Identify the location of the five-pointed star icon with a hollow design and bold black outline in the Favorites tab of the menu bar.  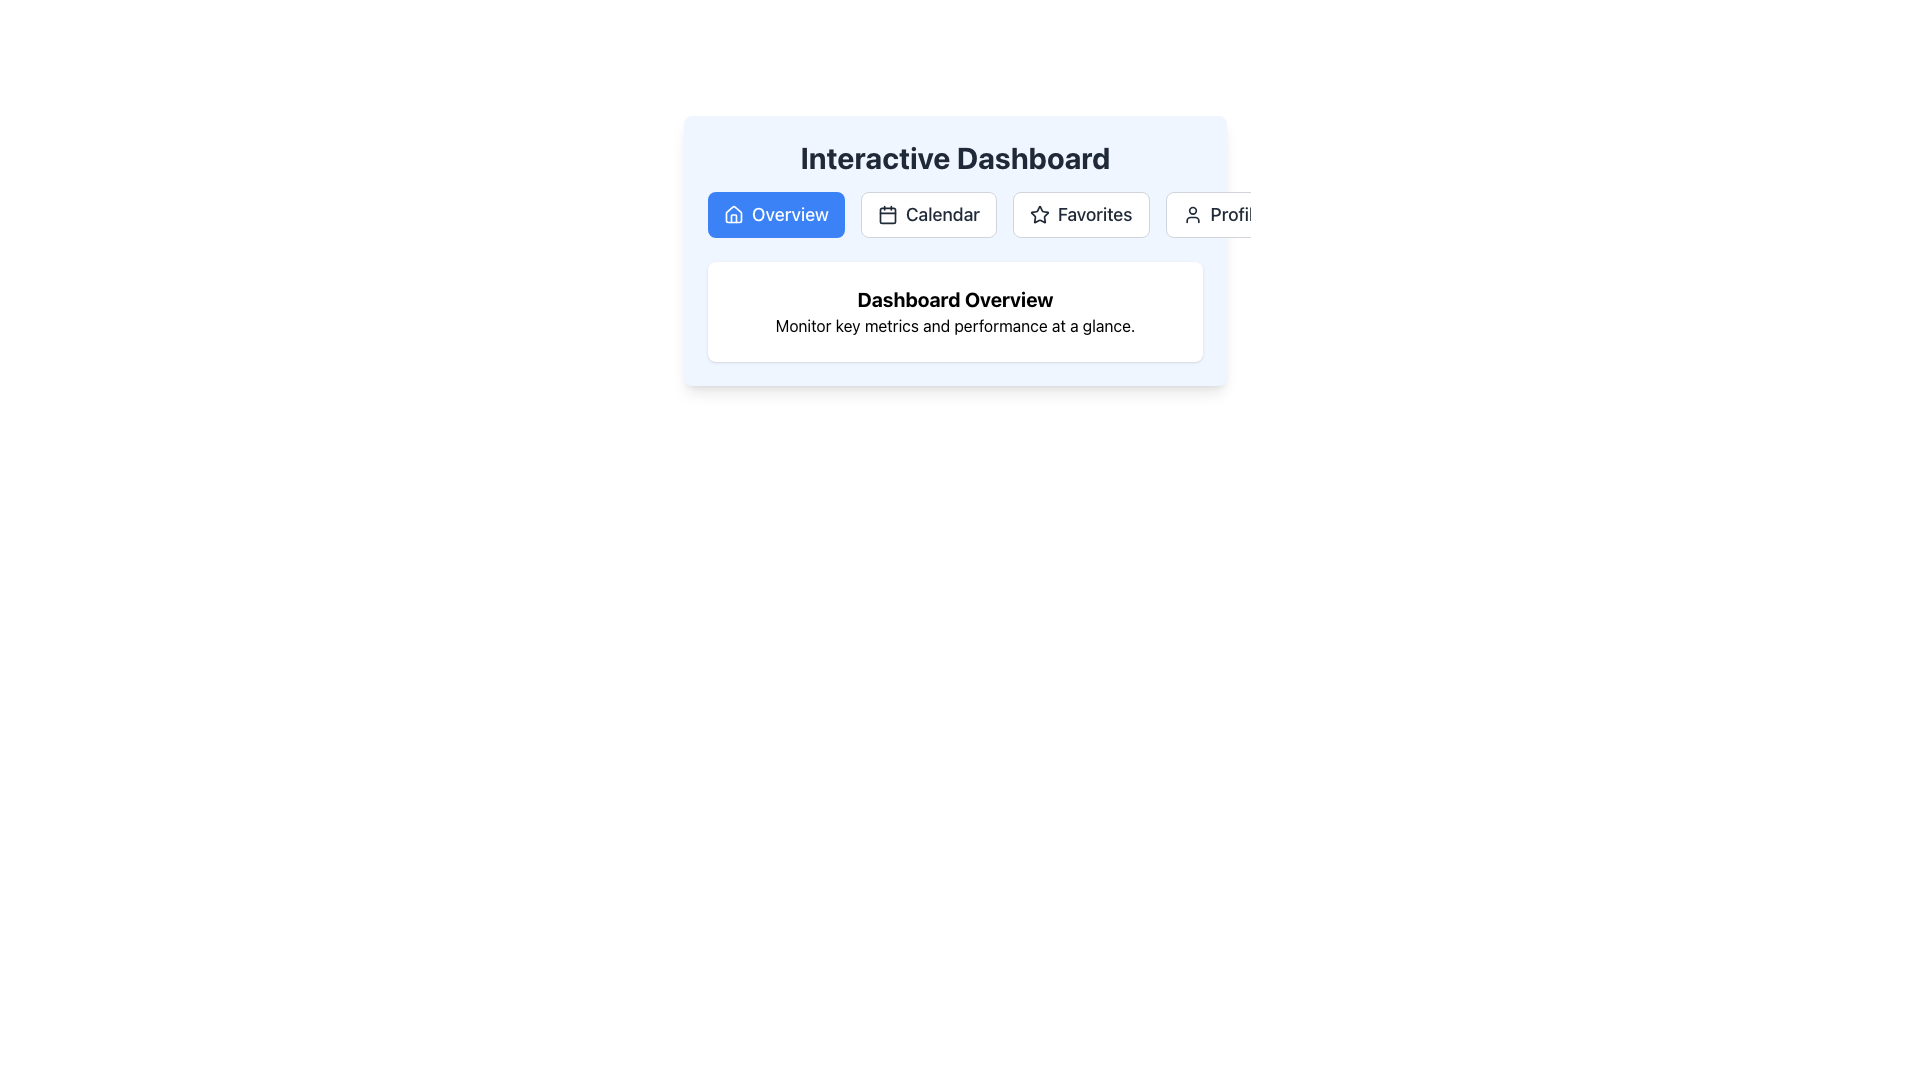
(1038, 213).